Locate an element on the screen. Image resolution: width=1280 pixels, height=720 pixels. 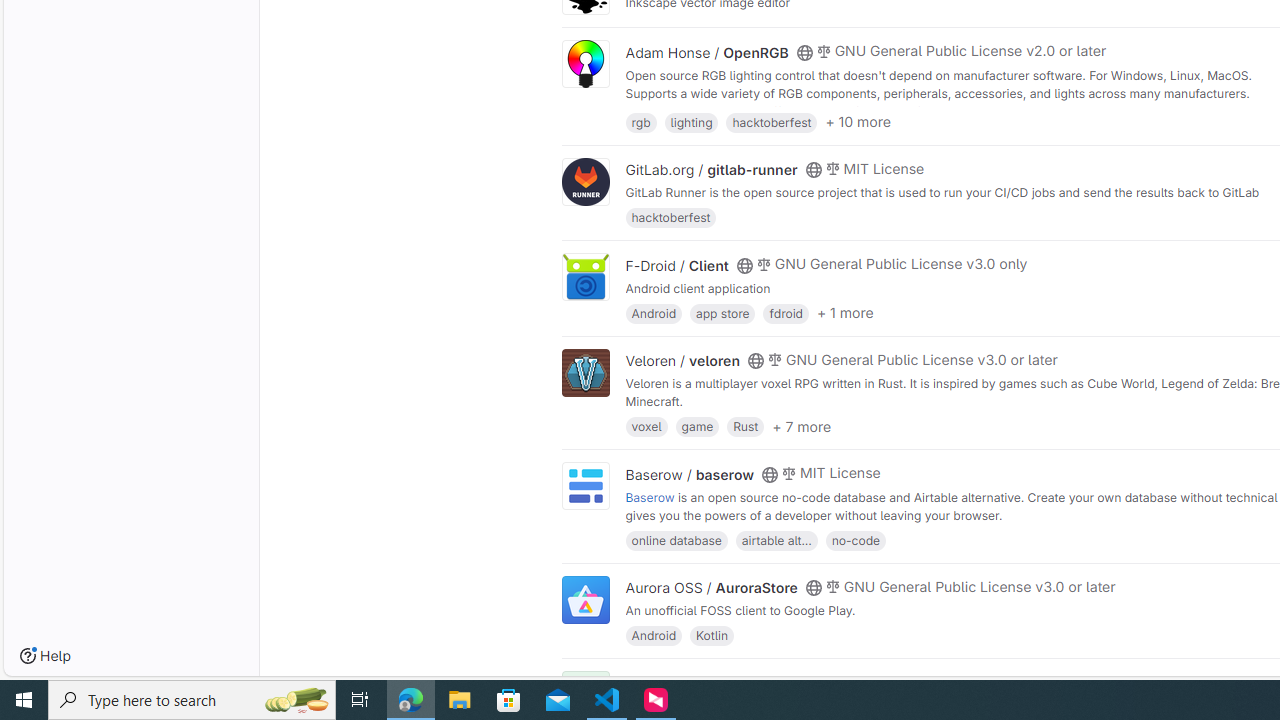
'Kotlin' is located at coordinates (712, 635).